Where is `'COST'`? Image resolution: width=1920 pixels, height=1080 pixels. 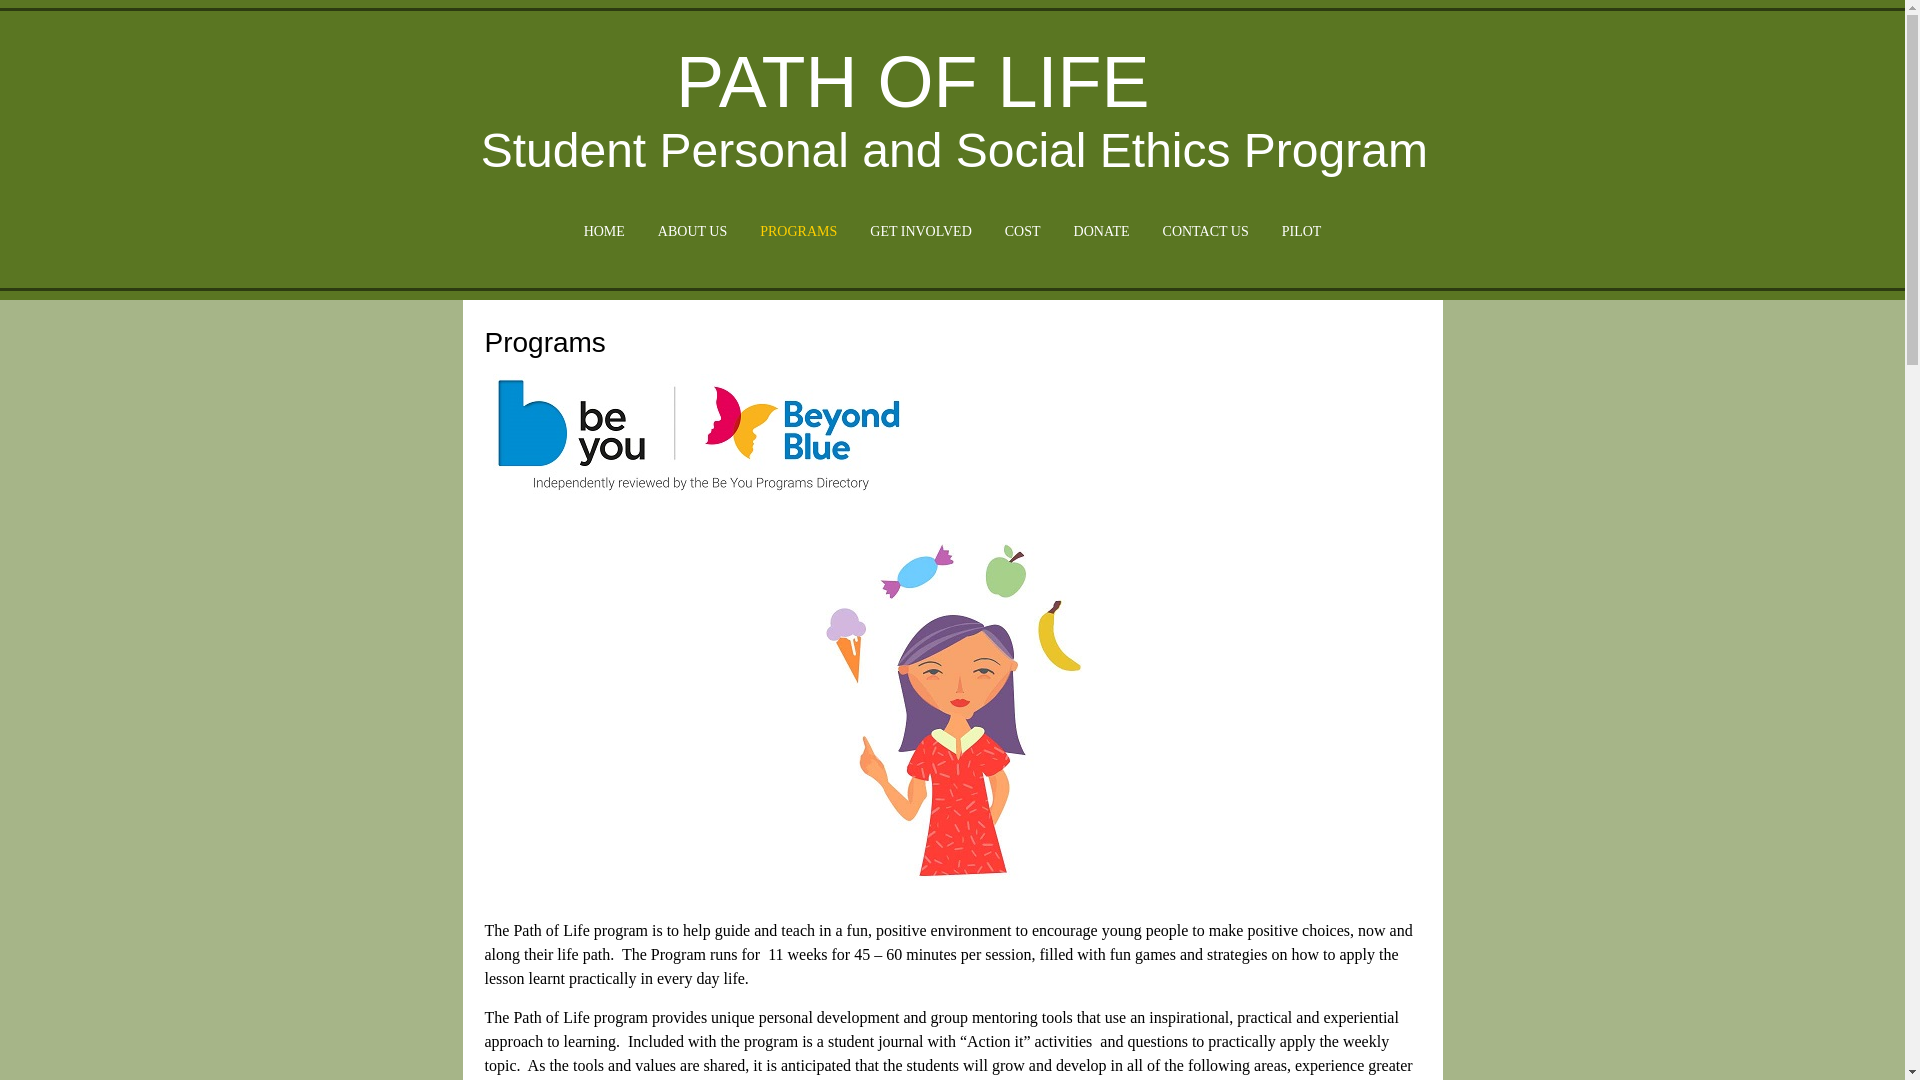
'COST' is located at coordinates (990, 230).